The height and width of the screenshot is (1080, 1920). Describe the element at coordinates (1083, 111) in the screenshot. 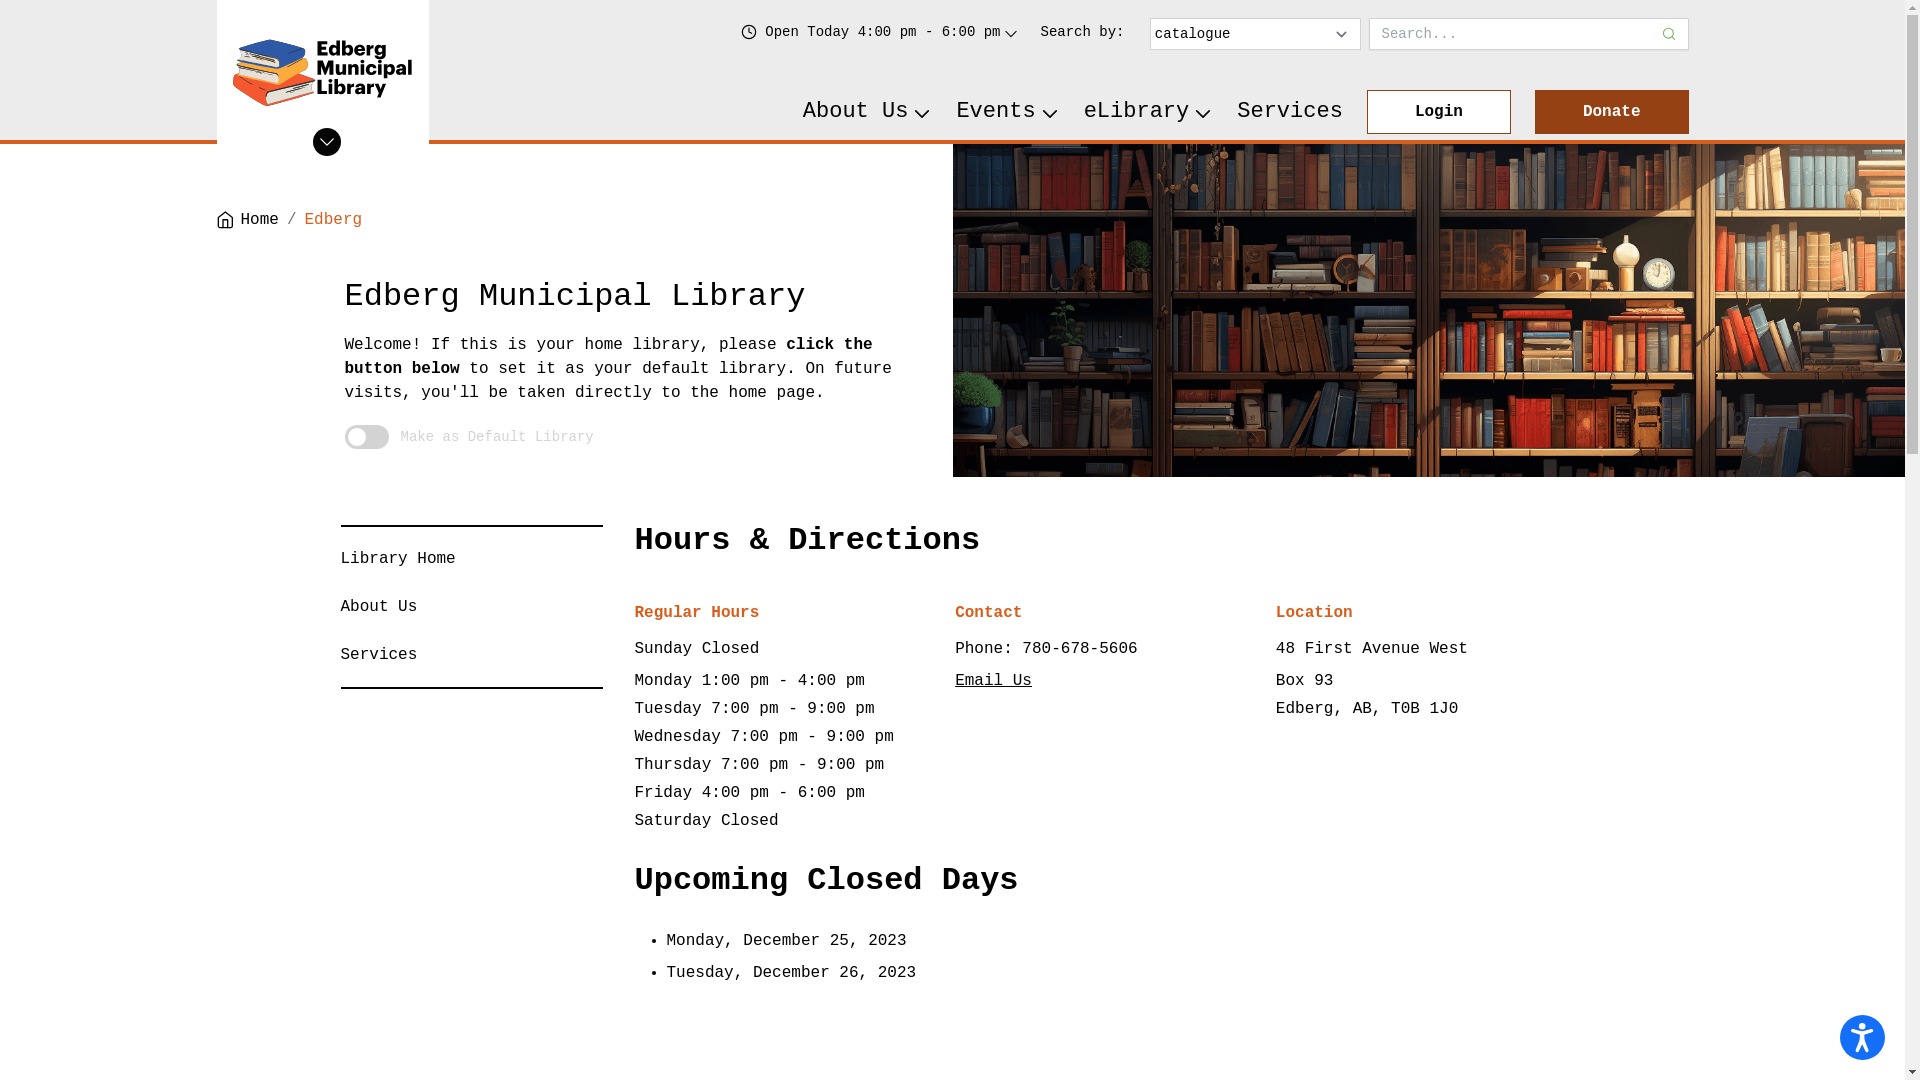

I see `'eLibrary'` at that location.